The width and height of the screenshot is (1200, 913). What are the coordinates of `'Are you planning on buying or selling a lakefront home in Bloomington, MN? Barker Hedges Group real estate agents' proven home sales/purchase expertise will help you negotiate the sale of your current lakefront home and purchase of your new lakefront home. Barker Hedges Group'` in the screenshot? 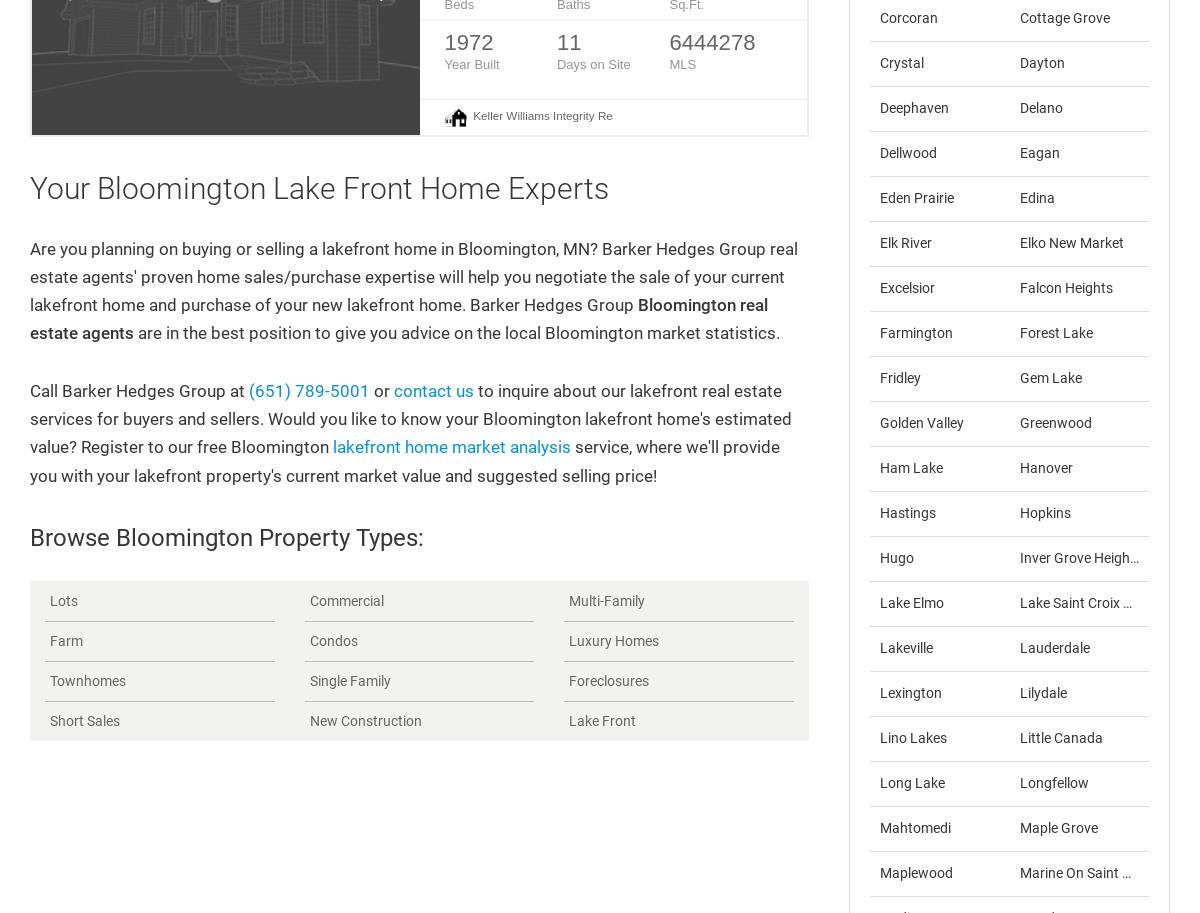 It's located at (30, 277).